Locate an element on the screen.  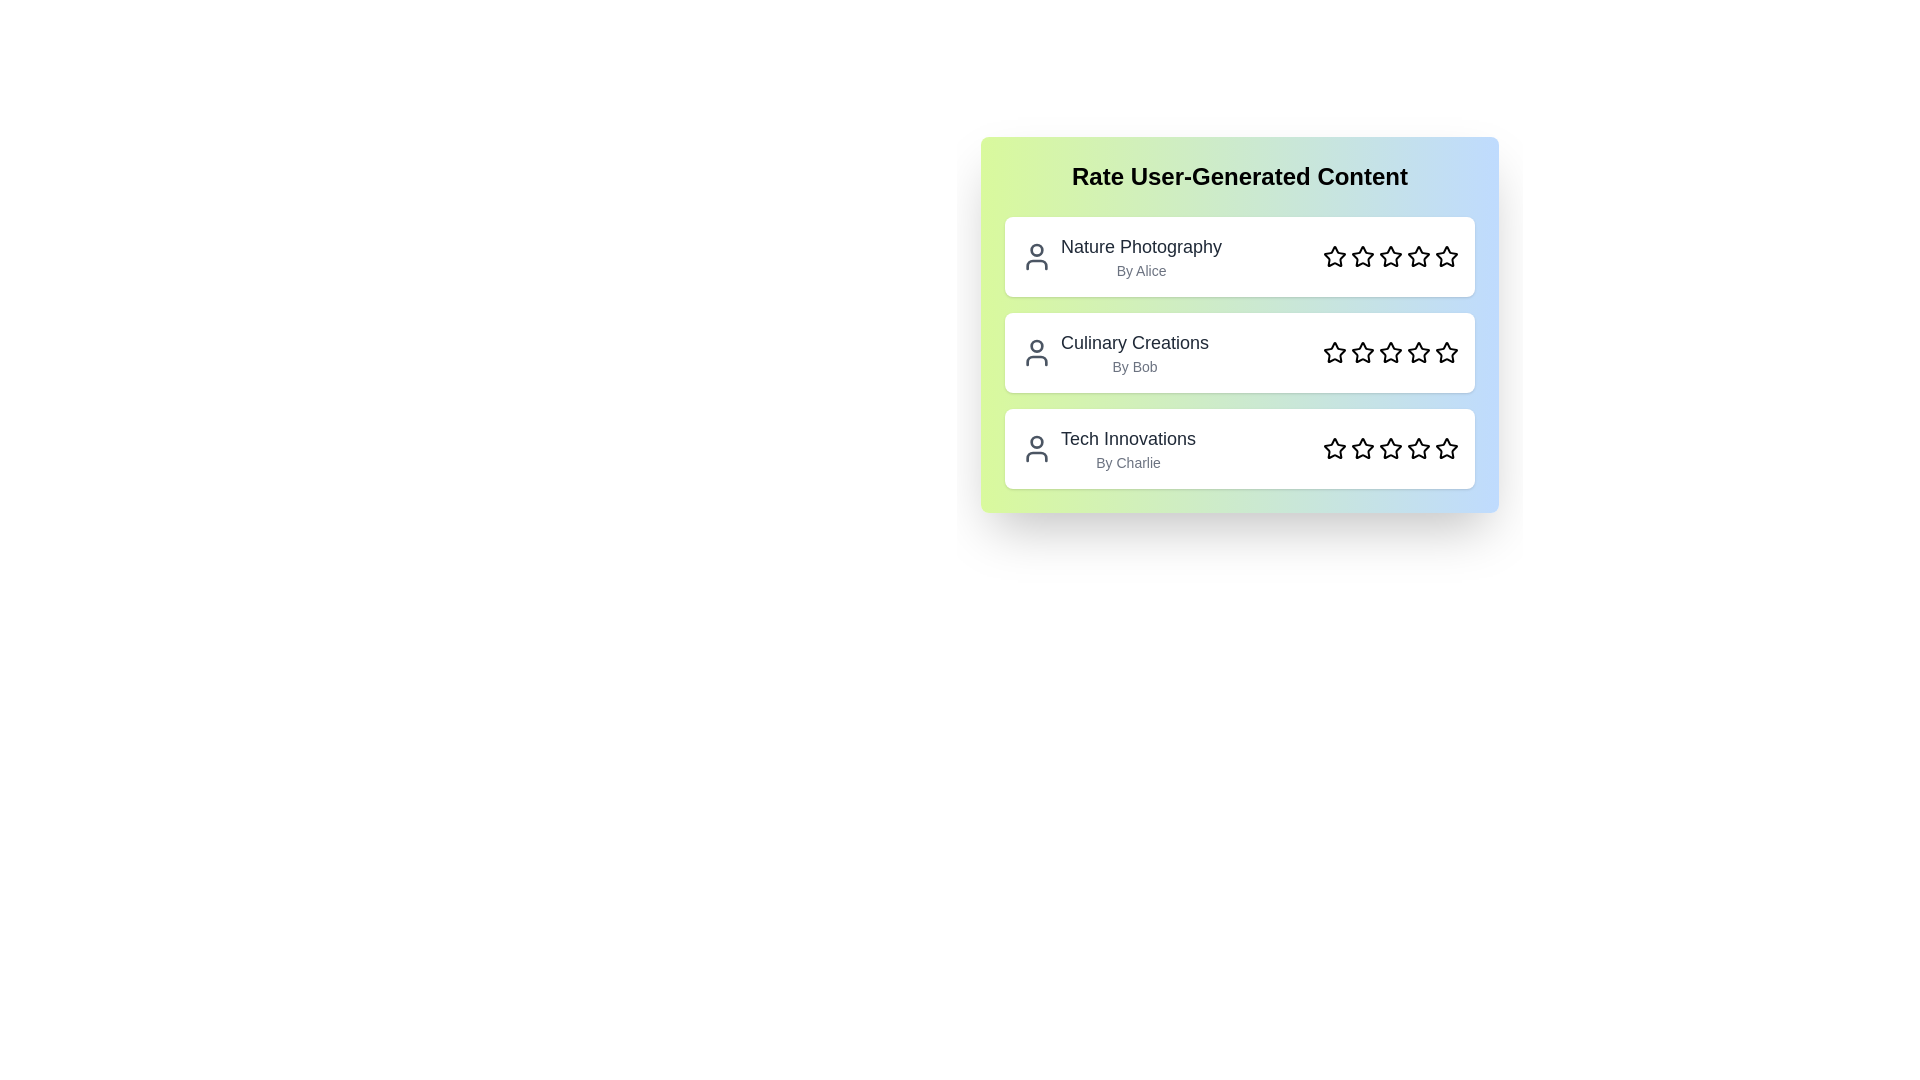
the star corresponding to the rating 1 for the content Culinary Creations is located at coordinates (1334, 352).